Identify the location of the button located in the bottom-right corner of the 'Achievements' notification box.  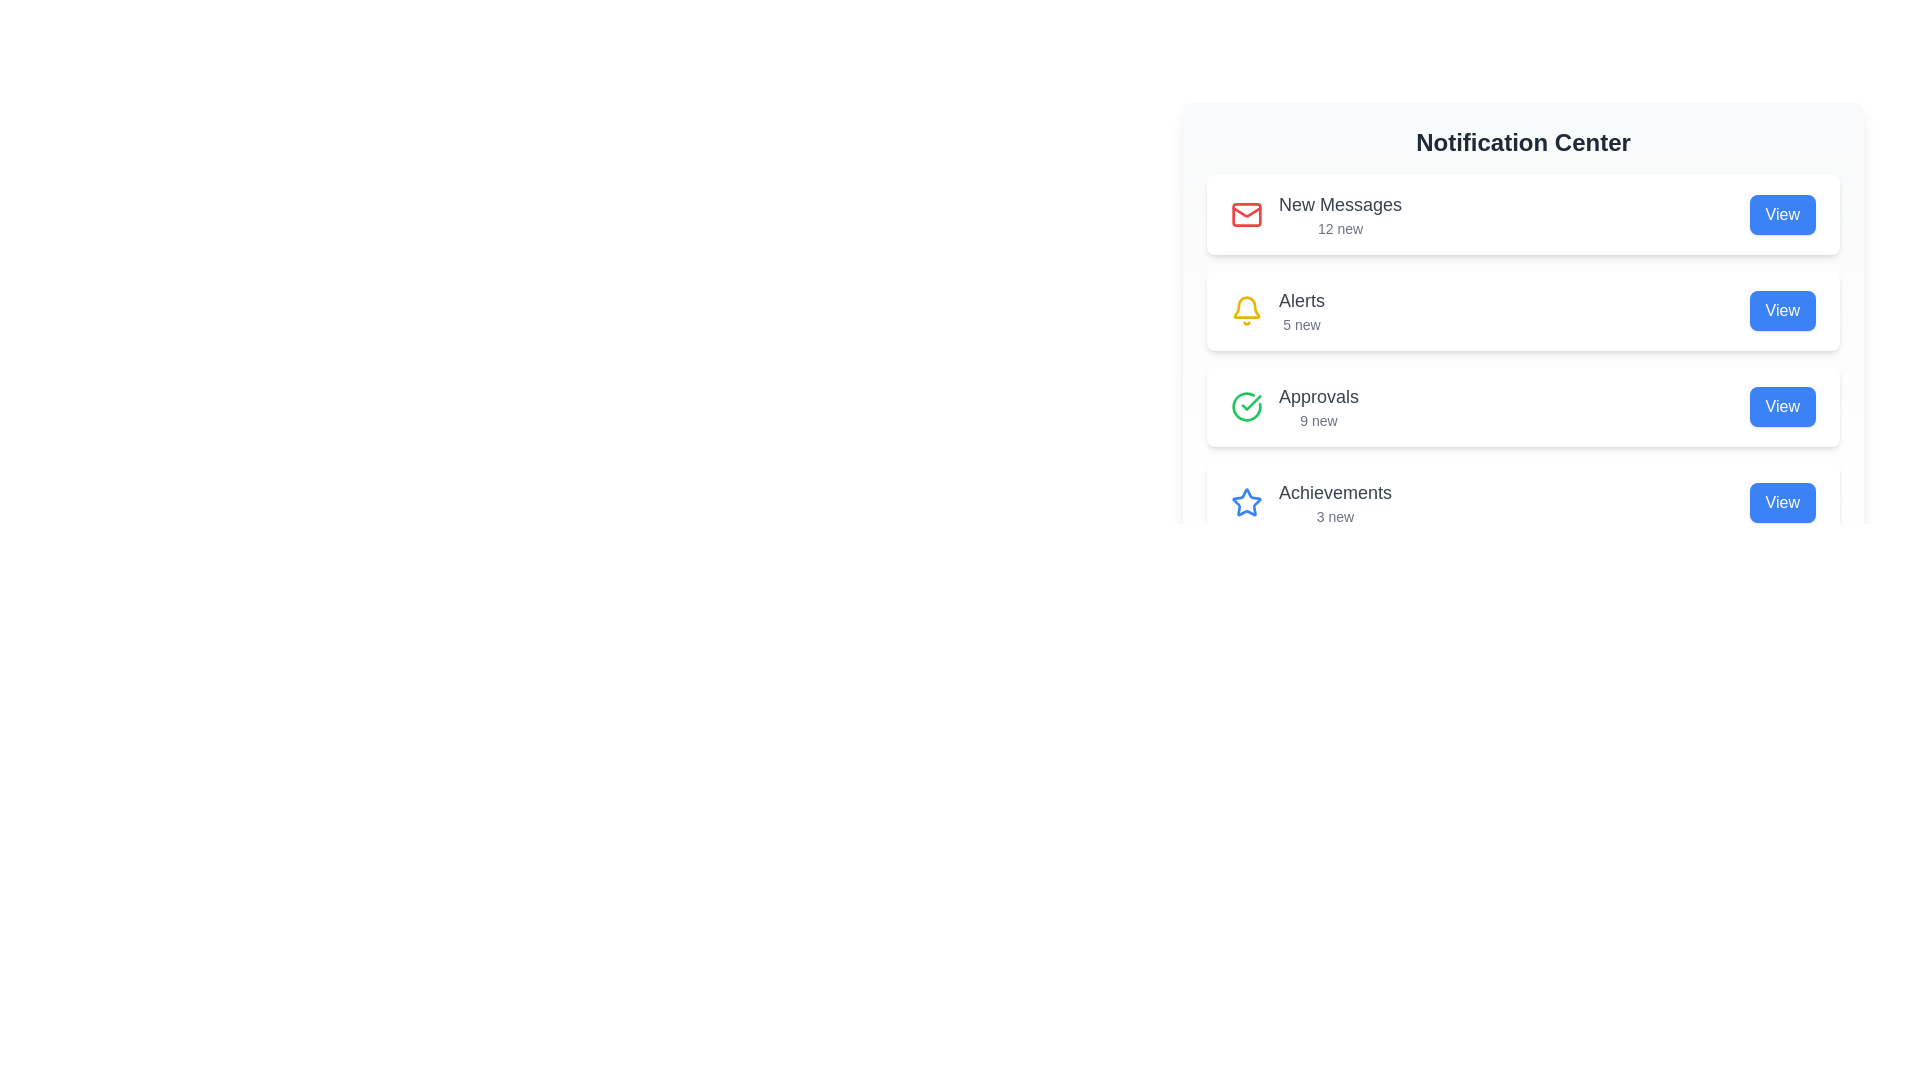
(1782, 501).